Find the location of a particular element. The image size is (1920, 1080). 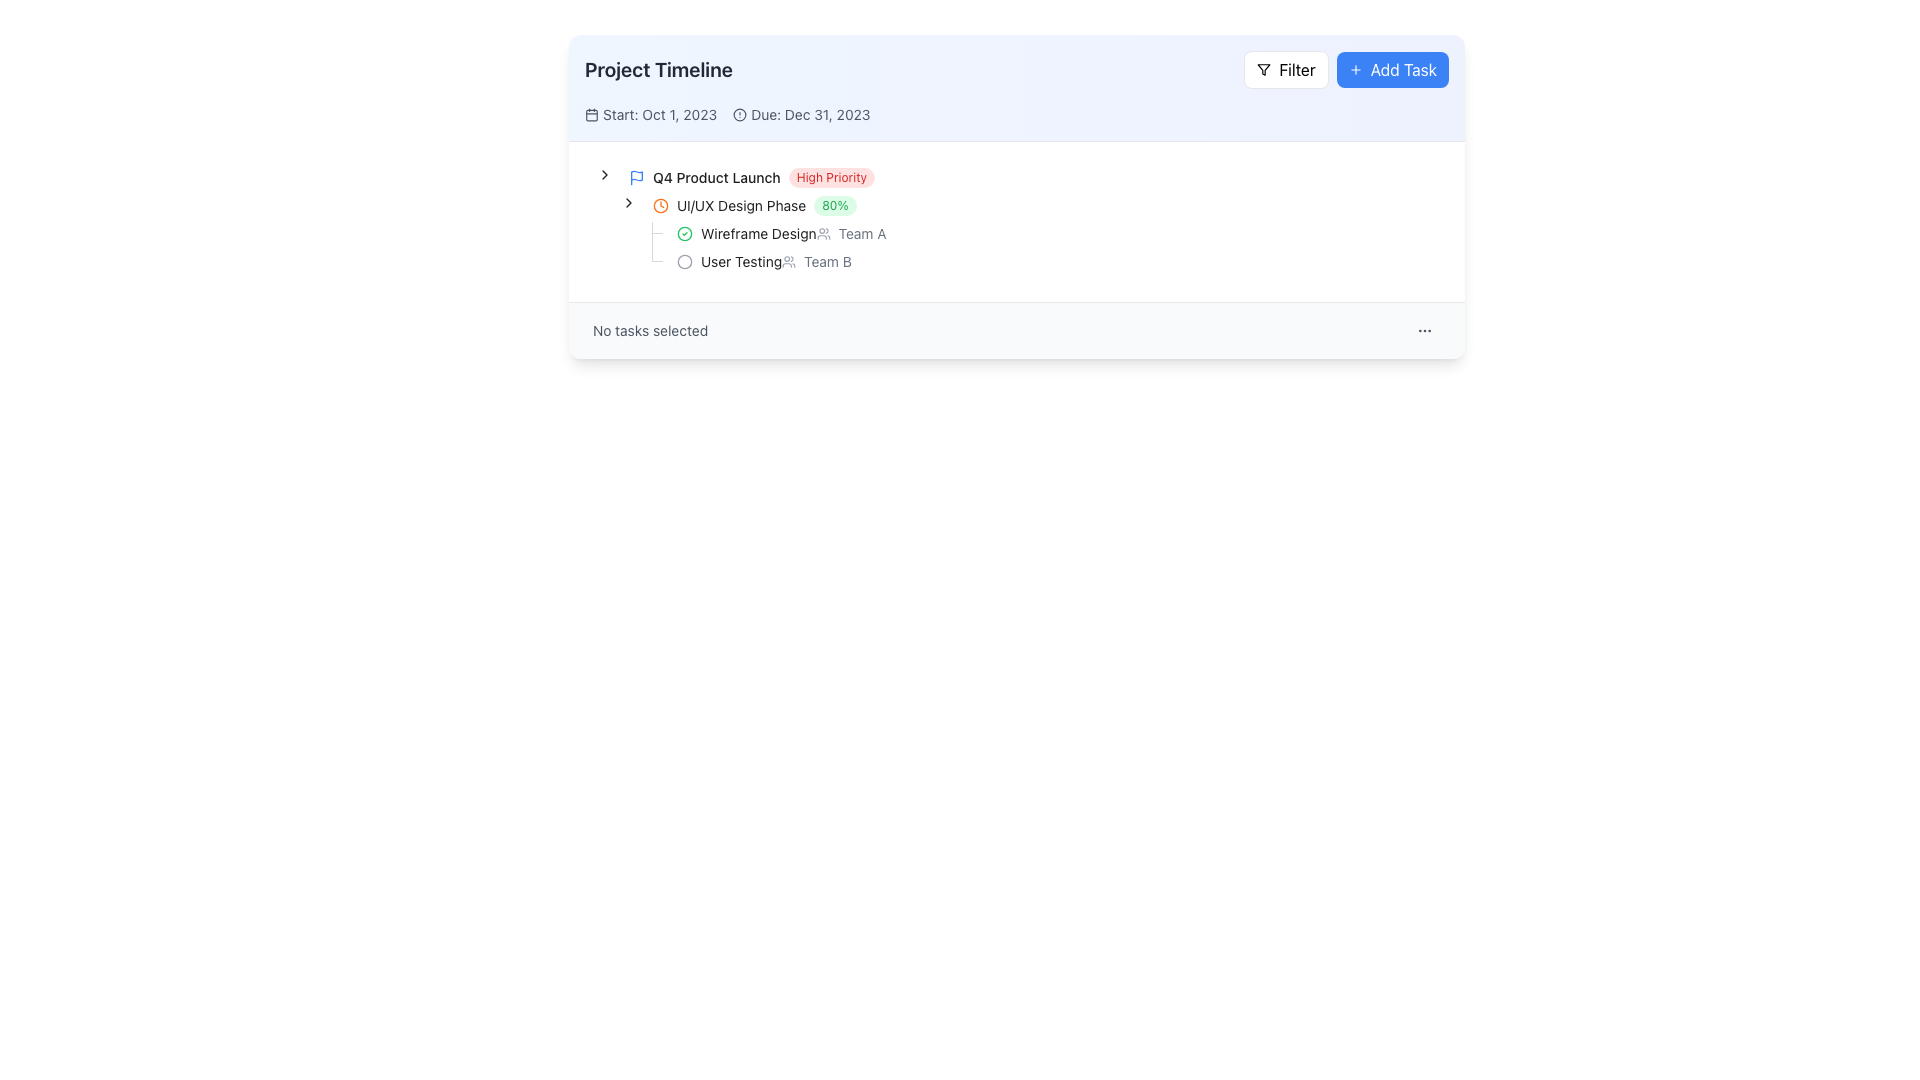

text label indicating the associated team or responsible party for the 'Wireframe Design' task, located after the 'Wireframe Design' text in the UI/UX Design Phase section is located at coordinates (862, 233).